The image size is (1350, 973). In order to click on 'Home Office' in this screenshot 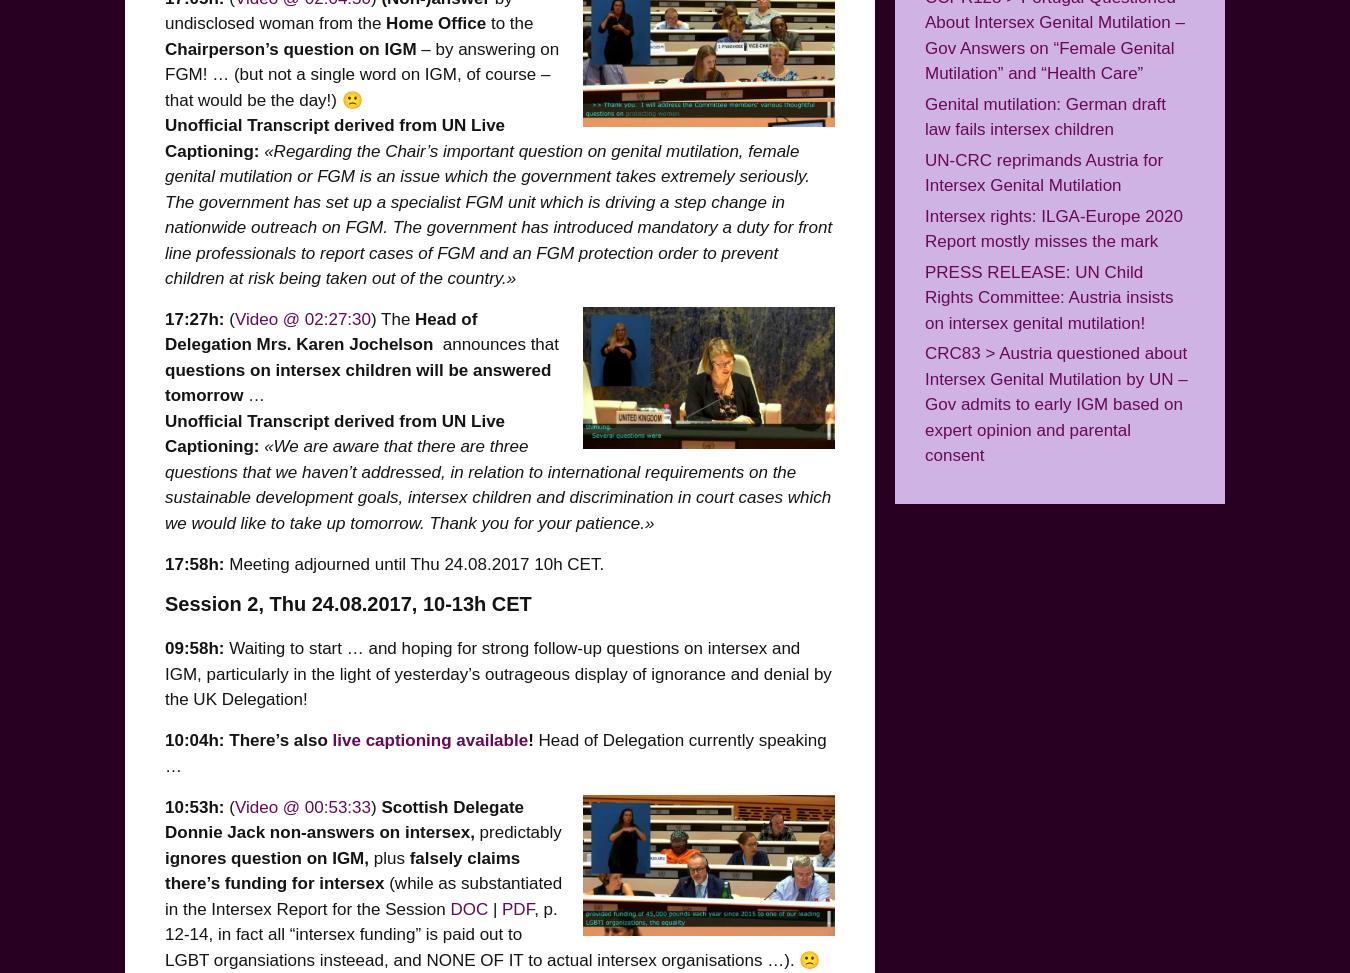, I will do `click(436, 23)`.